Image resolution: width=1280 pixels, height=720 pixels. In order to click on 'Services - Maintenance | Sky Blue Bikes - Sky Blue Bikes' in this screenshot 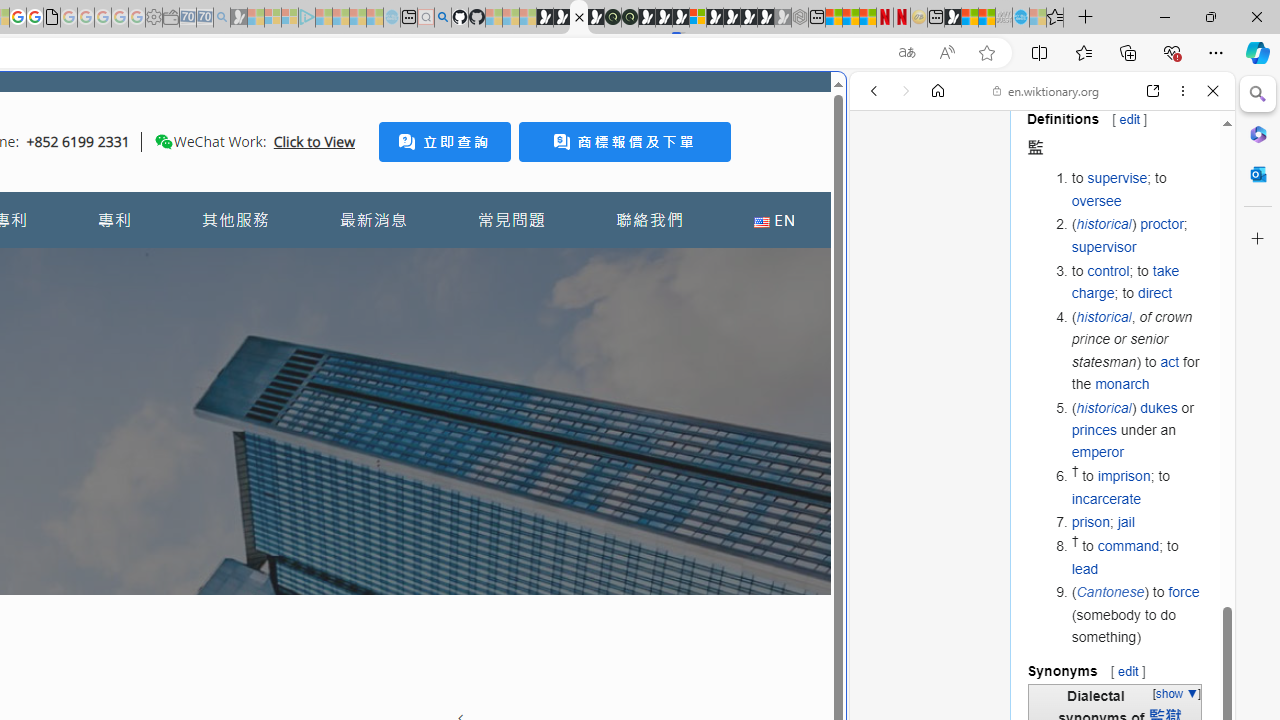, I will do `click(1020, 17)`.